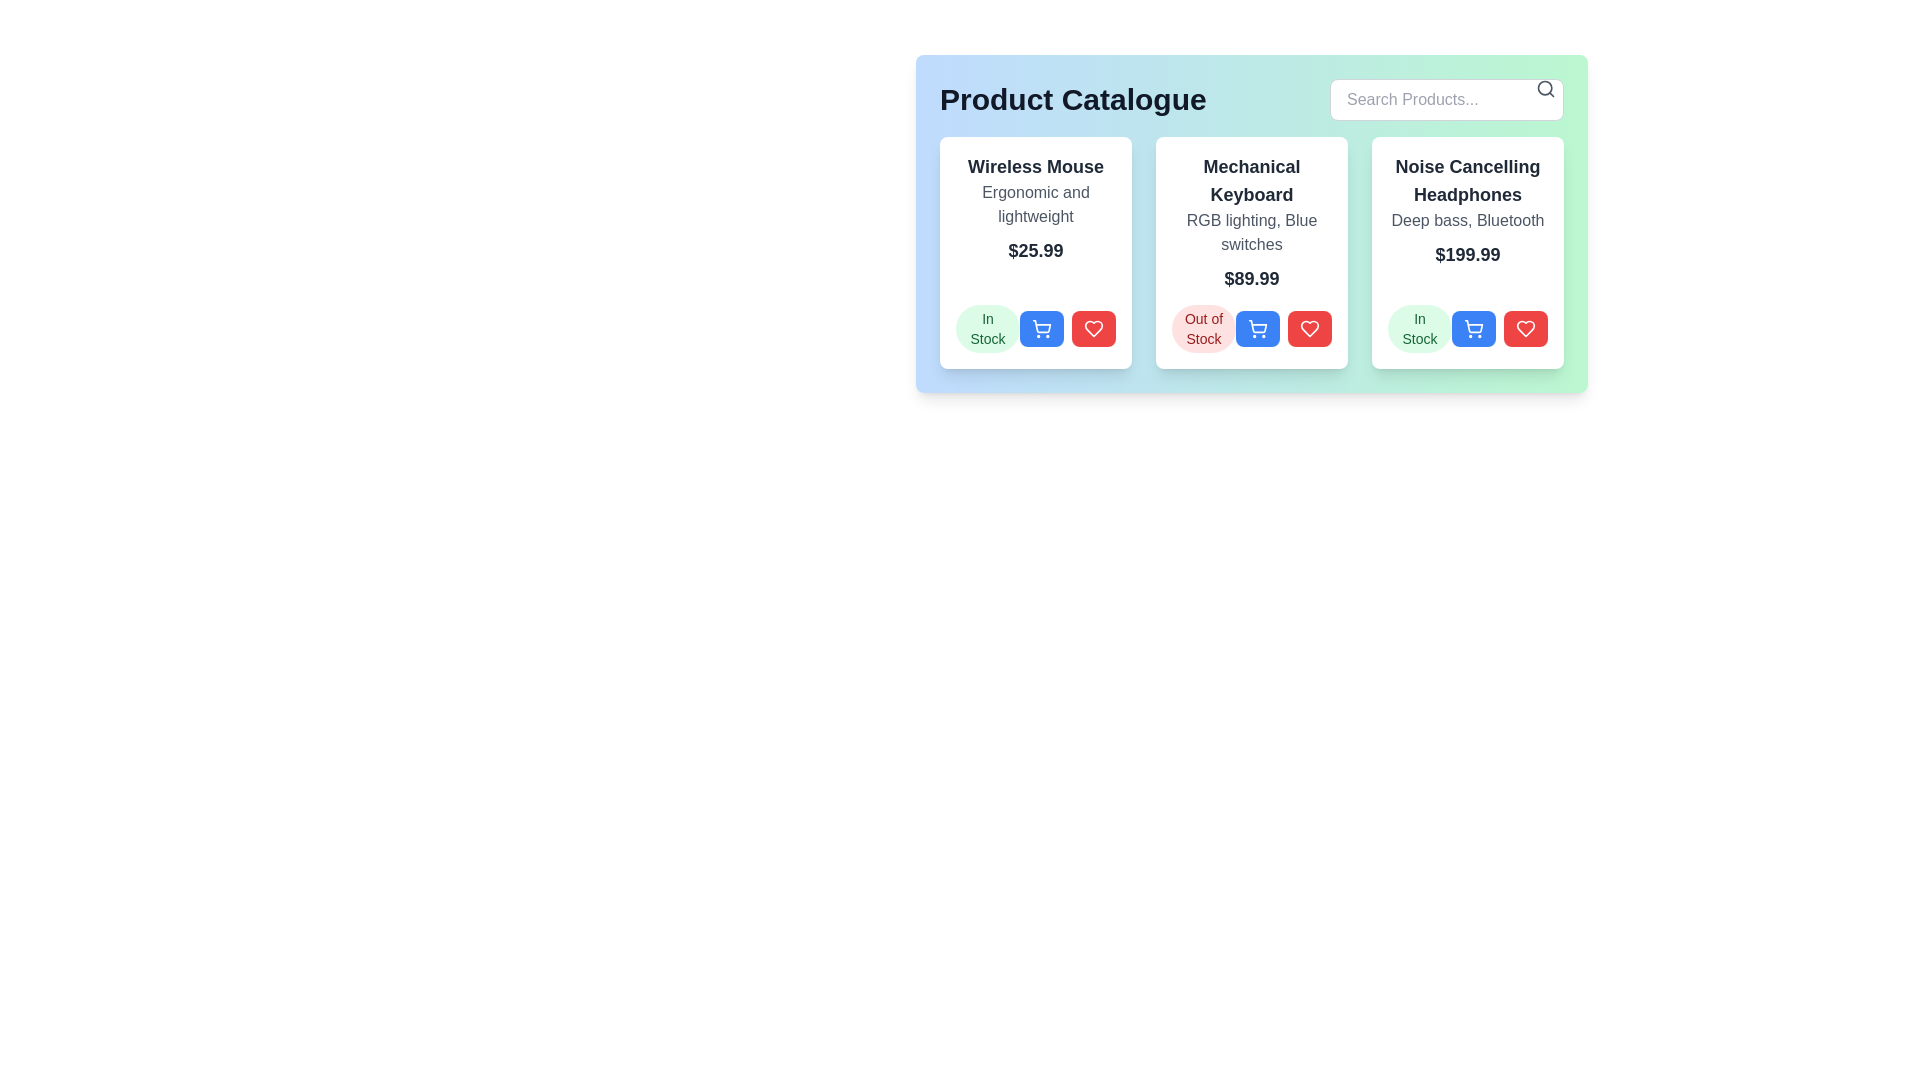  I want to click on the static text that provides additional descriptive information about the 'Mechanical Keyboard', located directly below the product title and above the product price, so click(1251, 231).